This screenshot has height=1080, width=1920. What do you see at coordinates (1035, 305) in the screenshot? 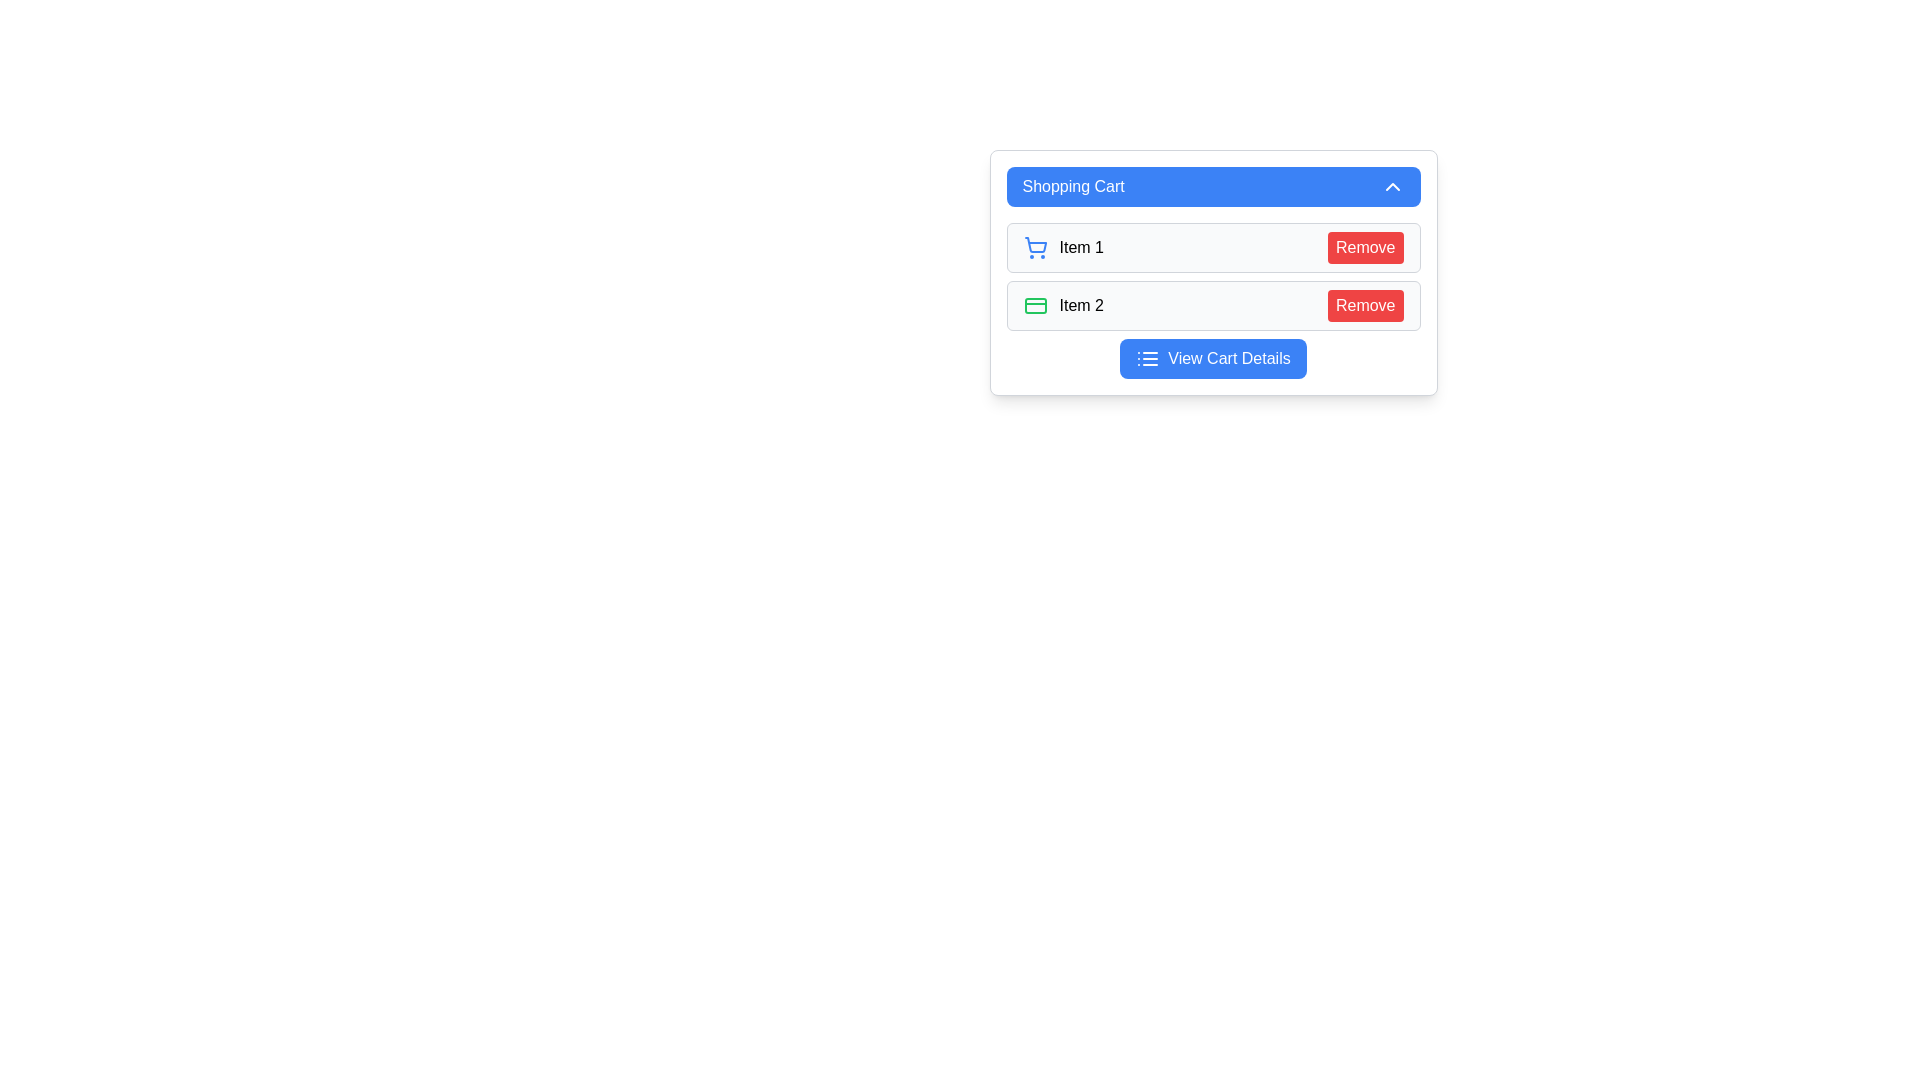
I see `the icon associated with 'Item 2'` at bounding box center [1035, 305].